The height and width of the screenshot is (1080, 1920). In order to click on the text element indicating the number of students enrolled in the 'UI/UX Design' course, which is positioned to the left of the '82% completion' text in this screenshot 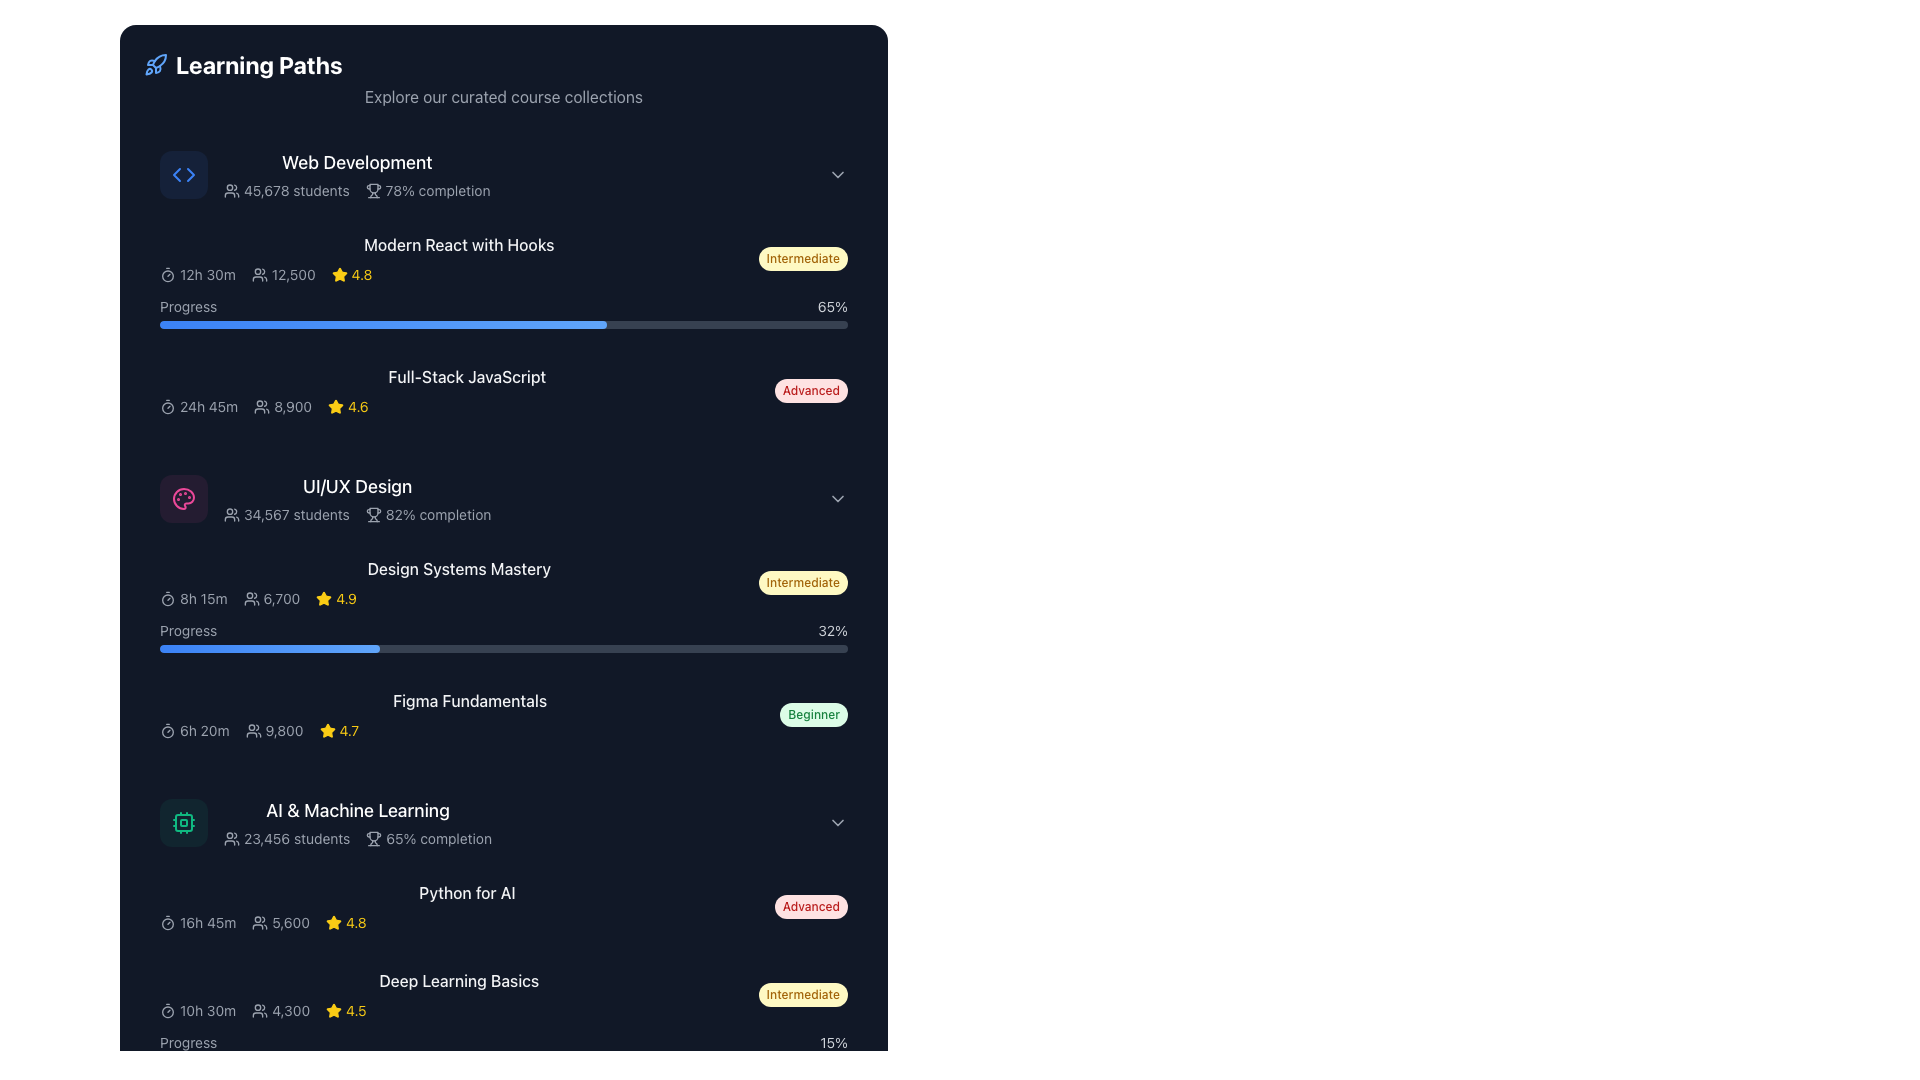, I will do `click(285, 514)`.